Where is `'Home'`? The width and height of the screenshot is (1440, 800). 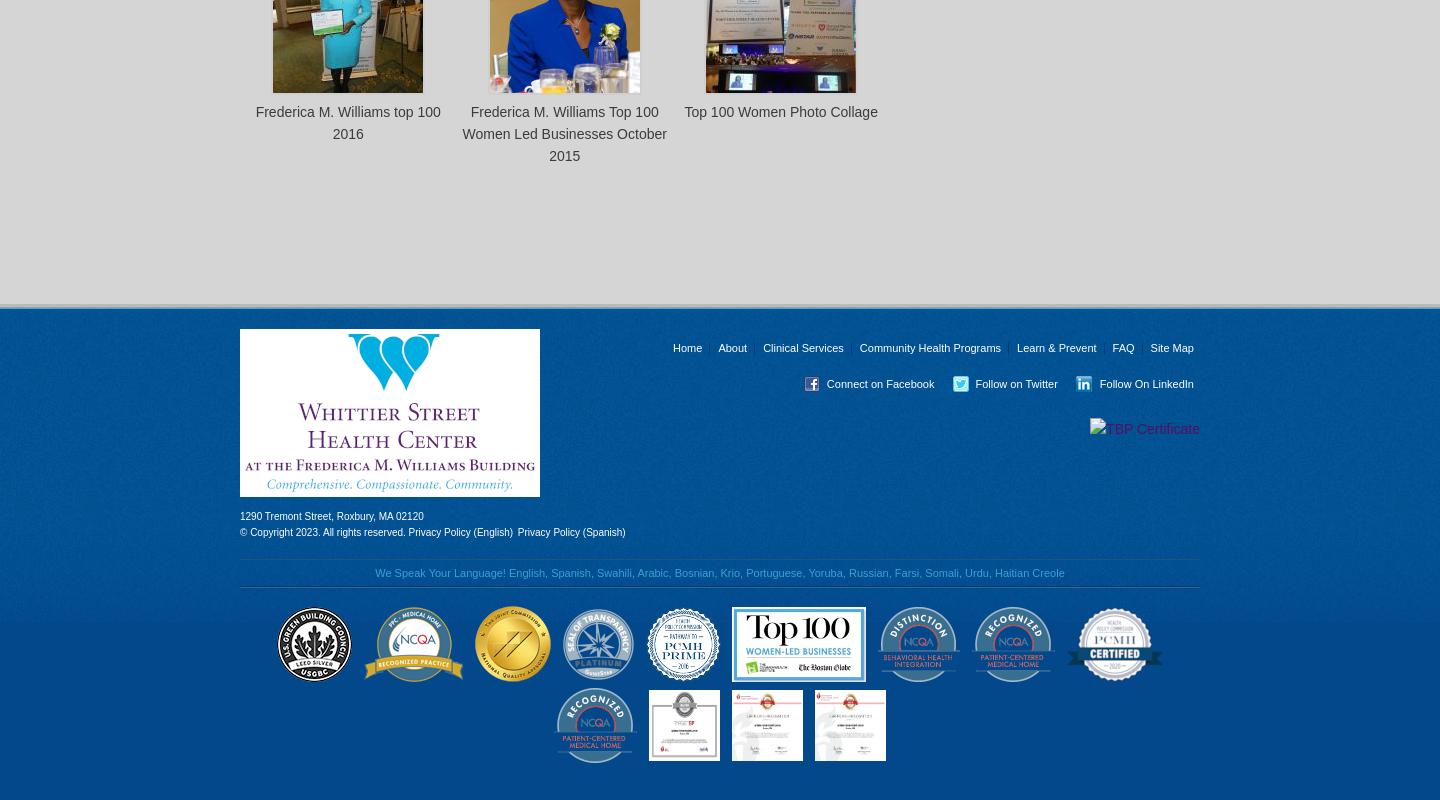 'Home' is located at coordinates (687, 348).